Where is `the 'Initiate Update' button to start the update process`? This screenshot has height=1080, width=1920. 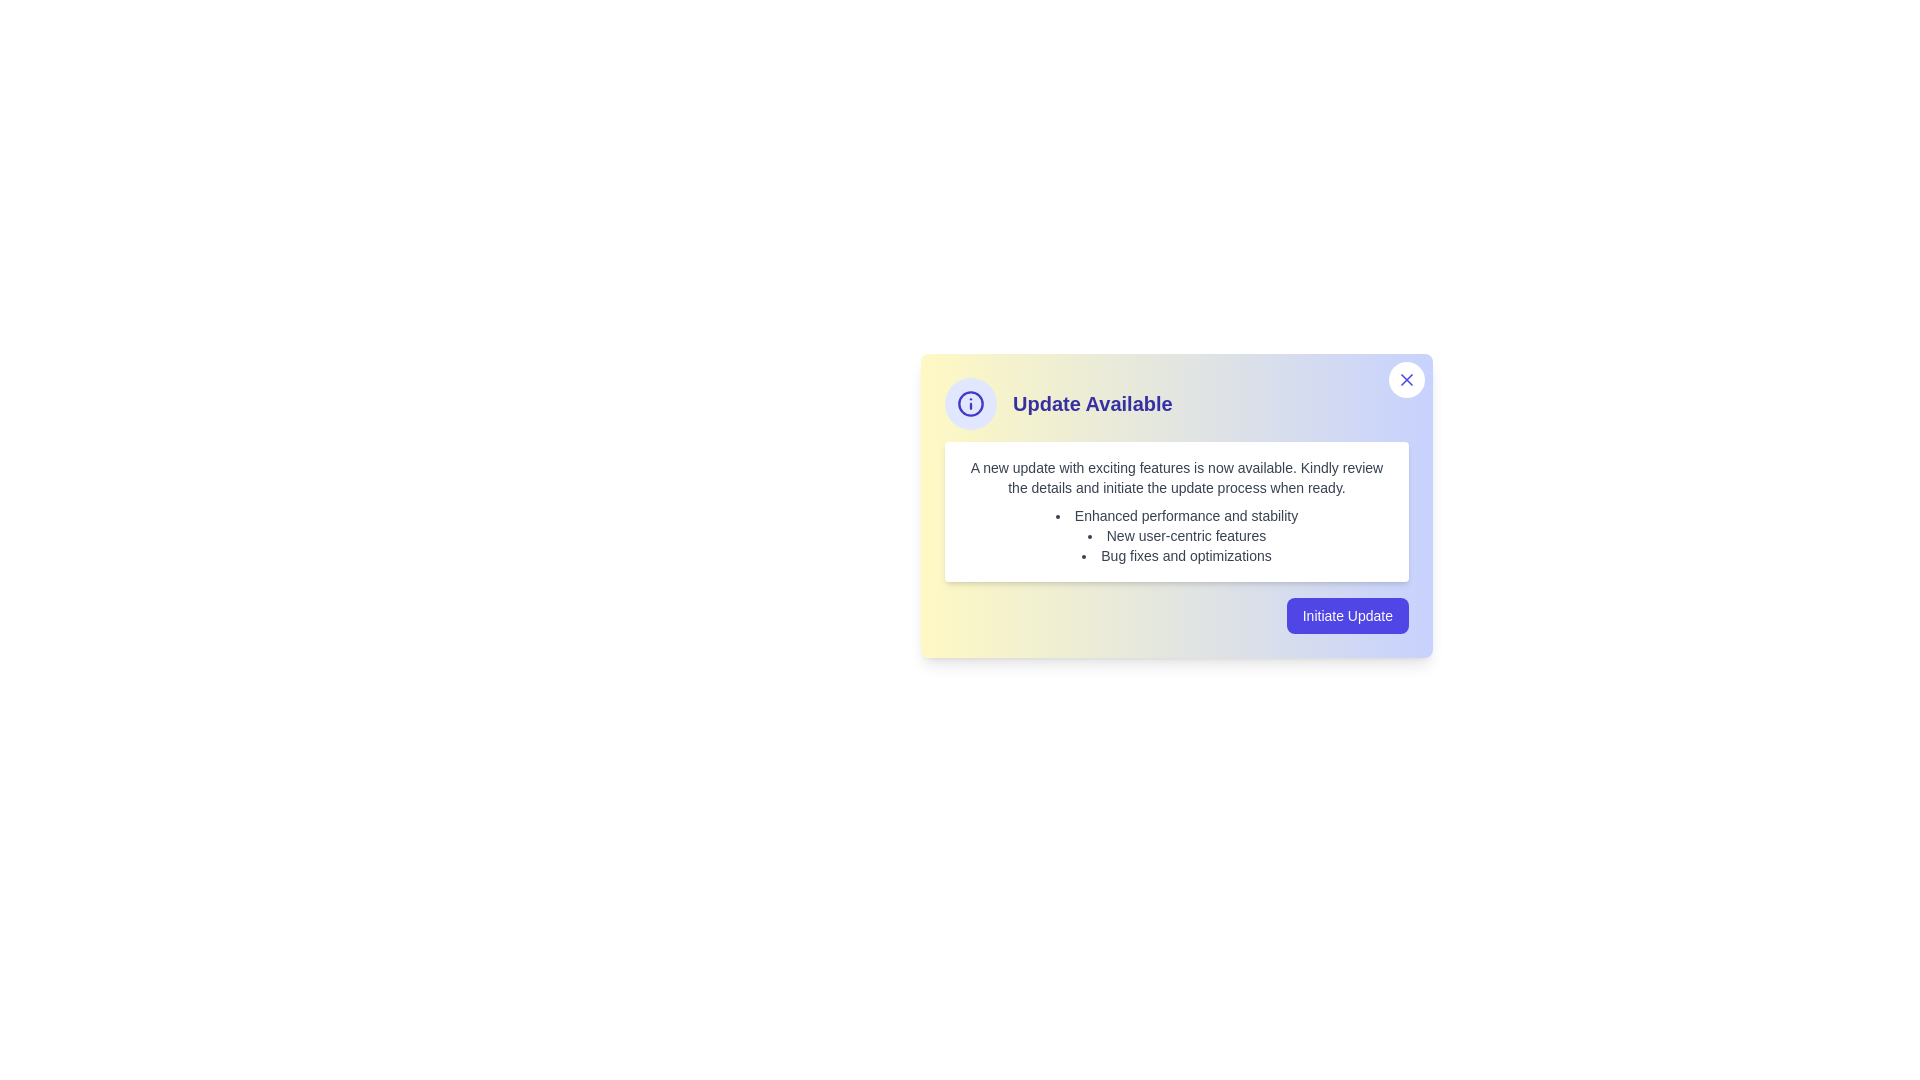
the 'Initiate Update' button to start the update process is located at coordinates (1347, 615).